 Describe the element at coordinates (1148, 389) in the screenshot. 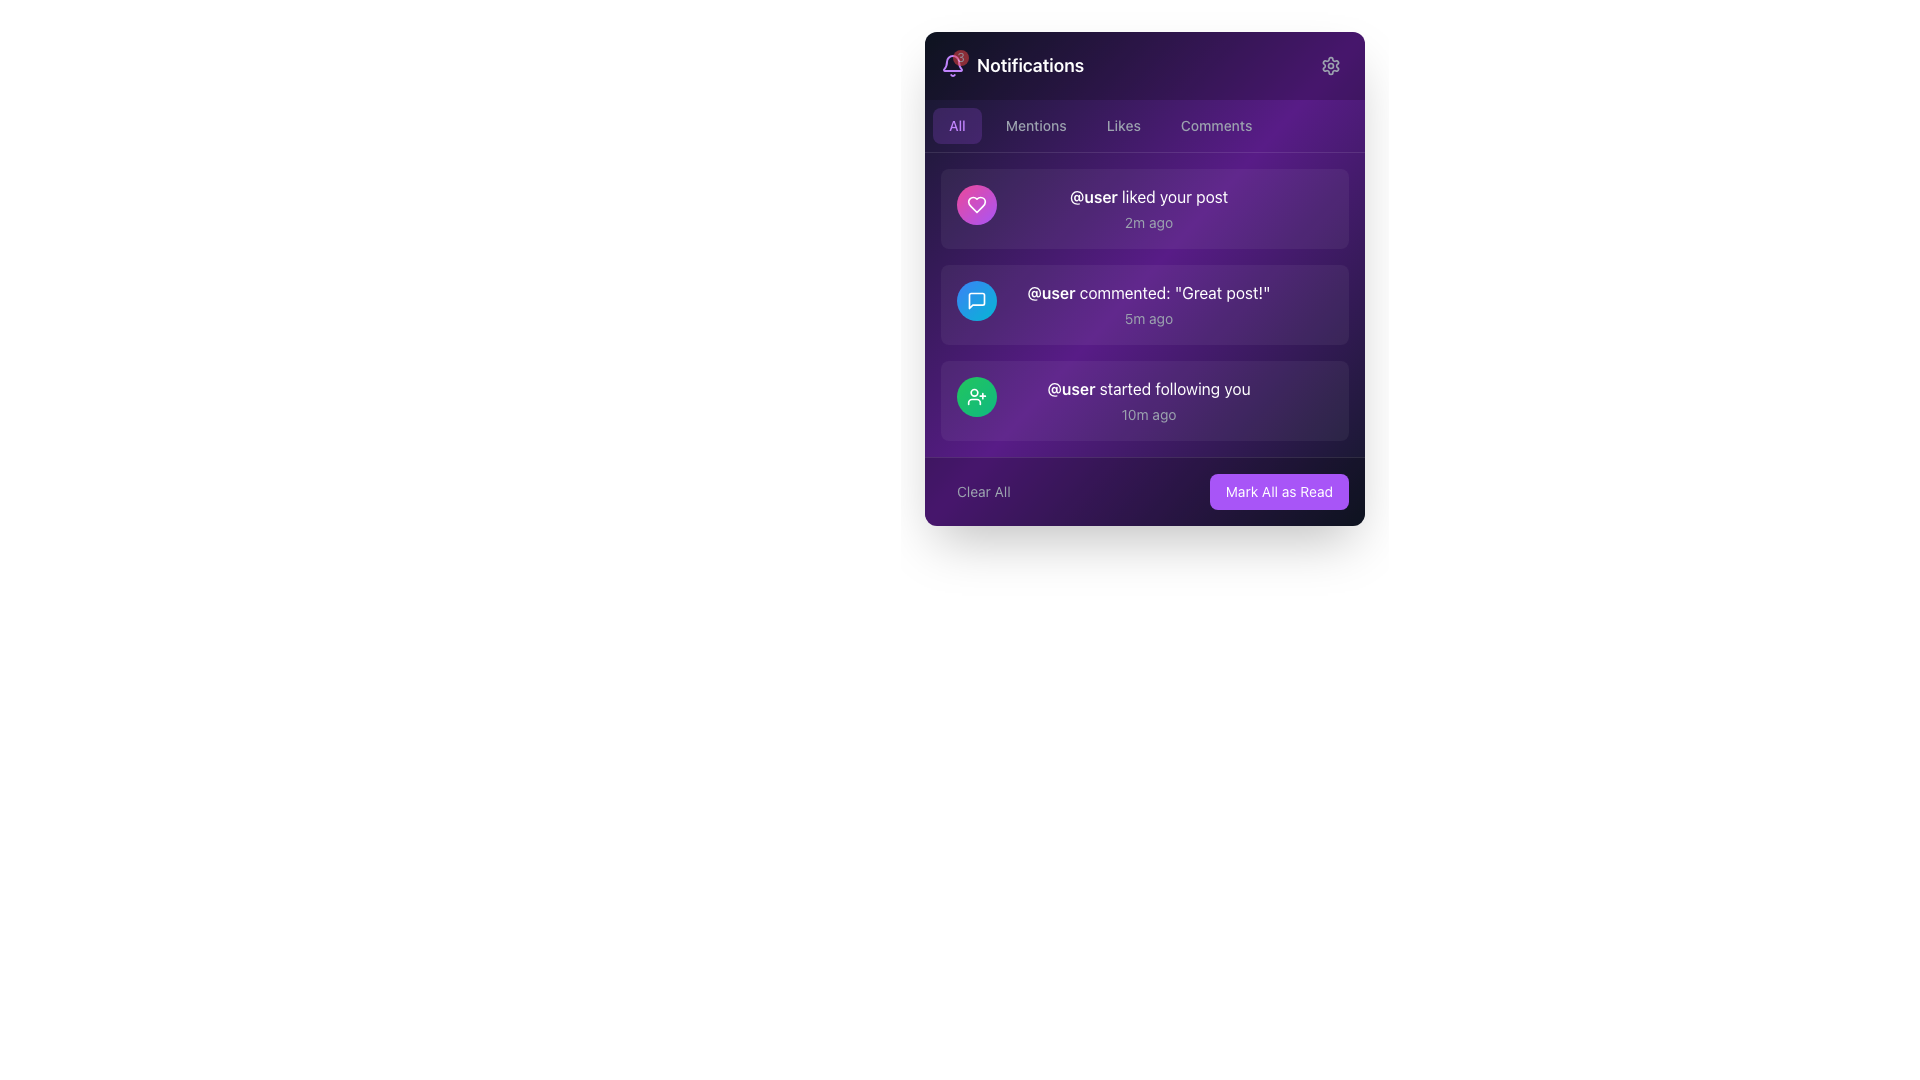

I see `the notification text label that displays the message '@user started following you', which is bolded in part and styled in white over a dark purple background` at that location.